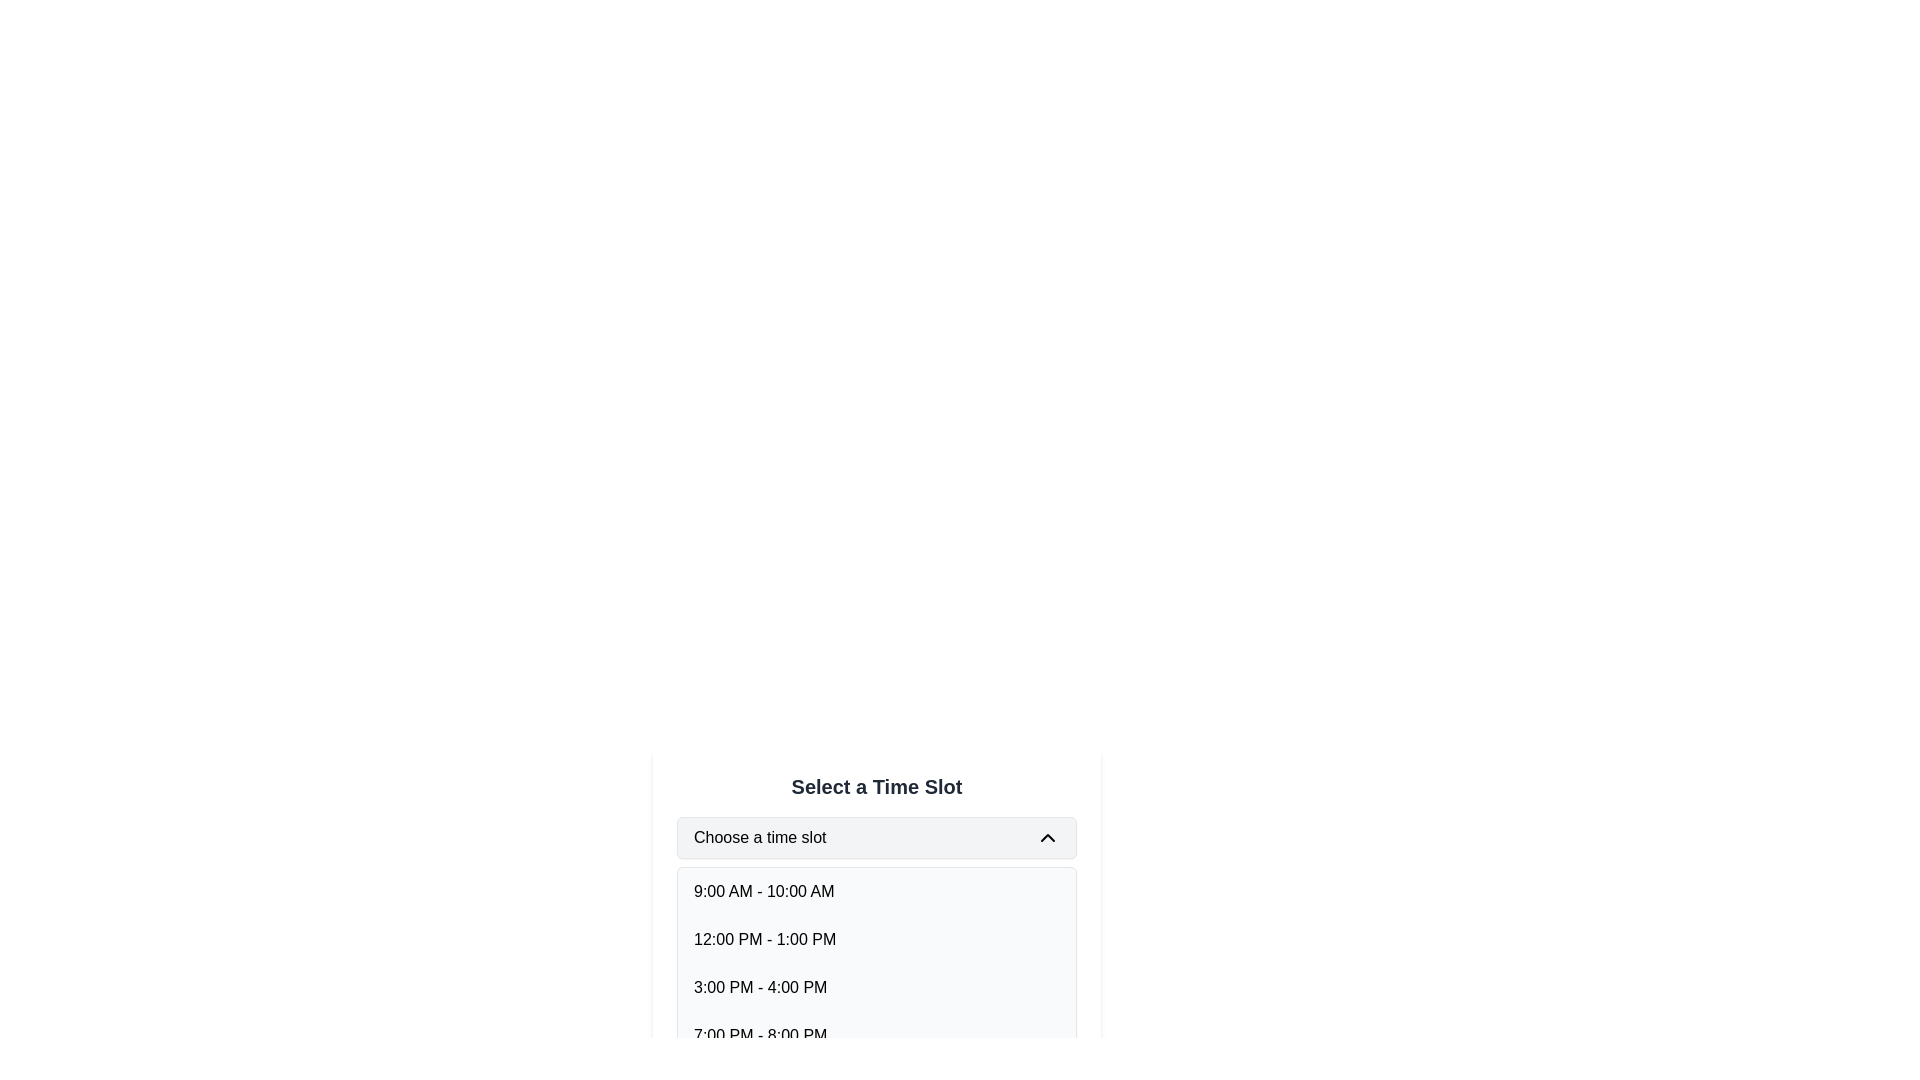 This screenshot has height=1080, width=1920. Describe the element at coordinates (759, 986) in the screenshot. I see `the selectable time slot '3:00 PM - 4:00 PM' in the dropdown menu` at that location.